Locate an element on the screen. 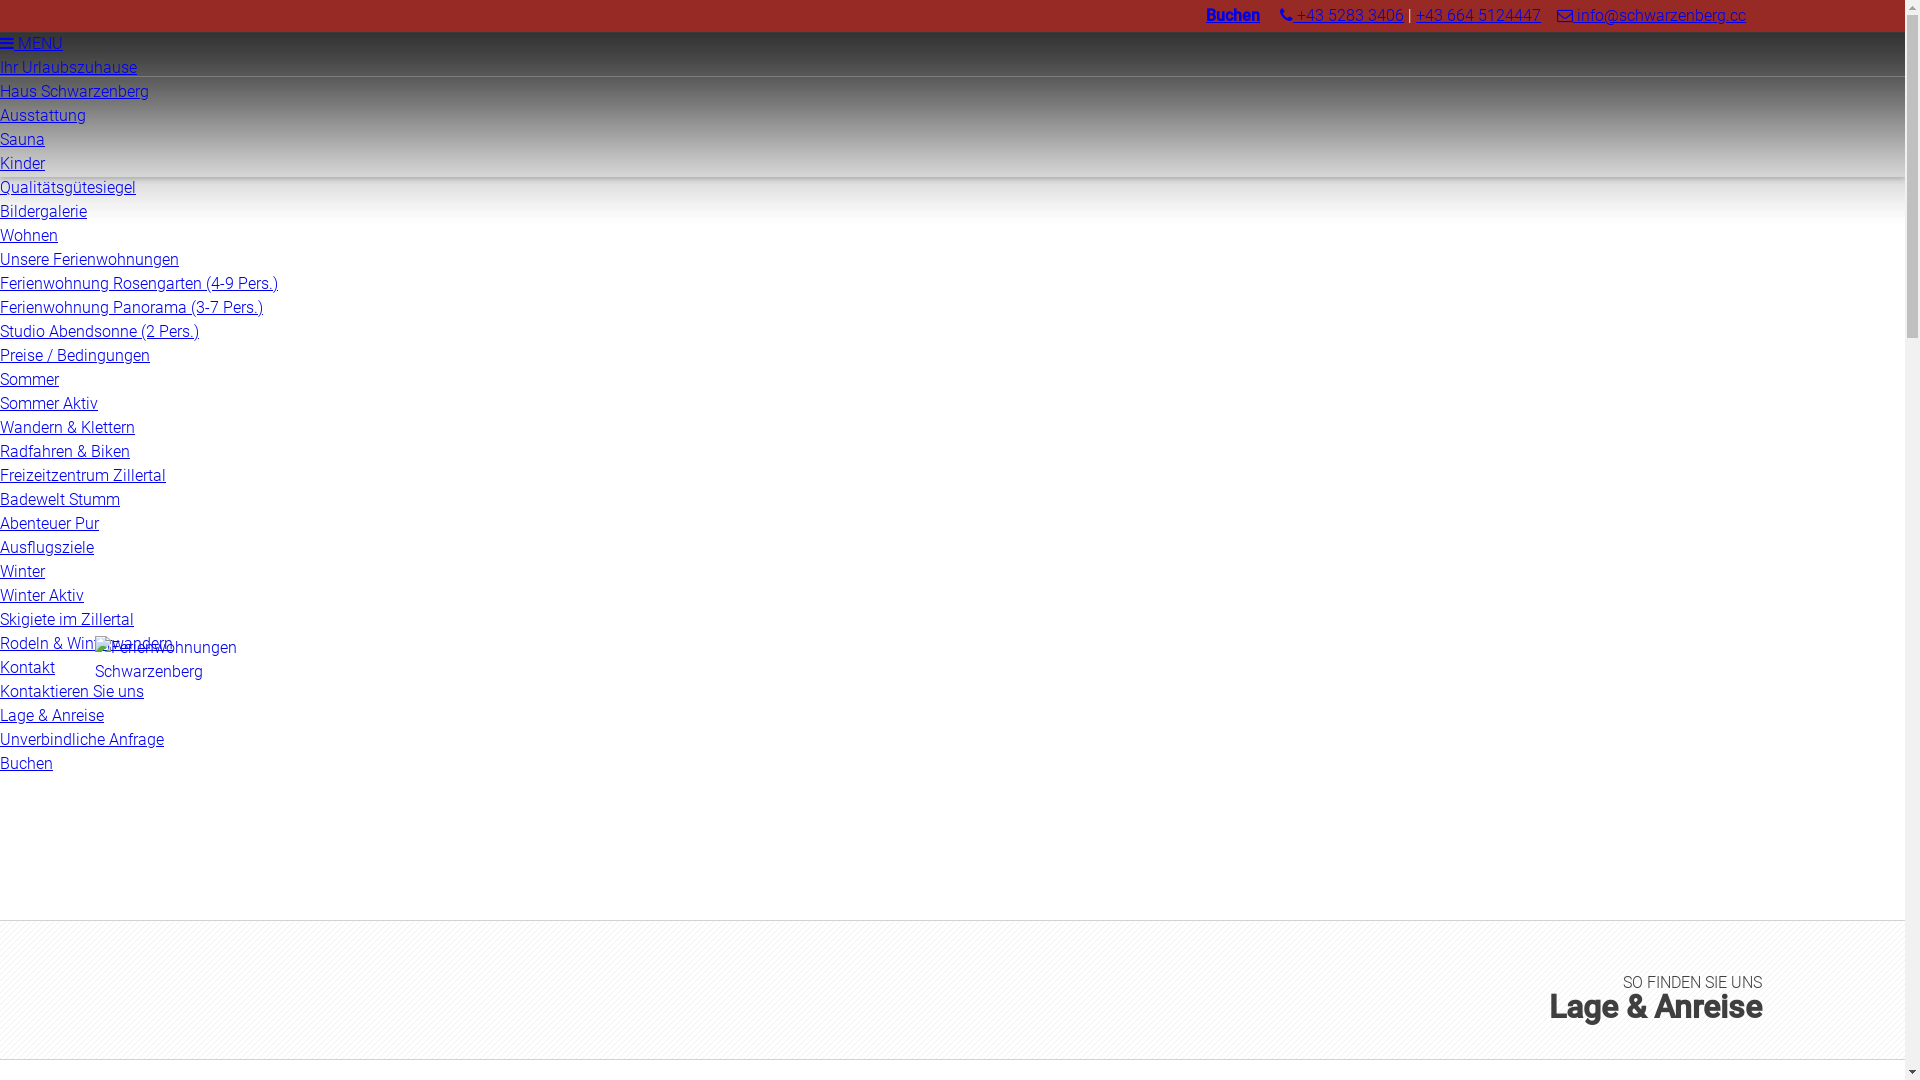 Image resolution: width=1920 pixels, height=1080 pixels. 'Preise / Bedingungen' is located at coordinates (75, 354).